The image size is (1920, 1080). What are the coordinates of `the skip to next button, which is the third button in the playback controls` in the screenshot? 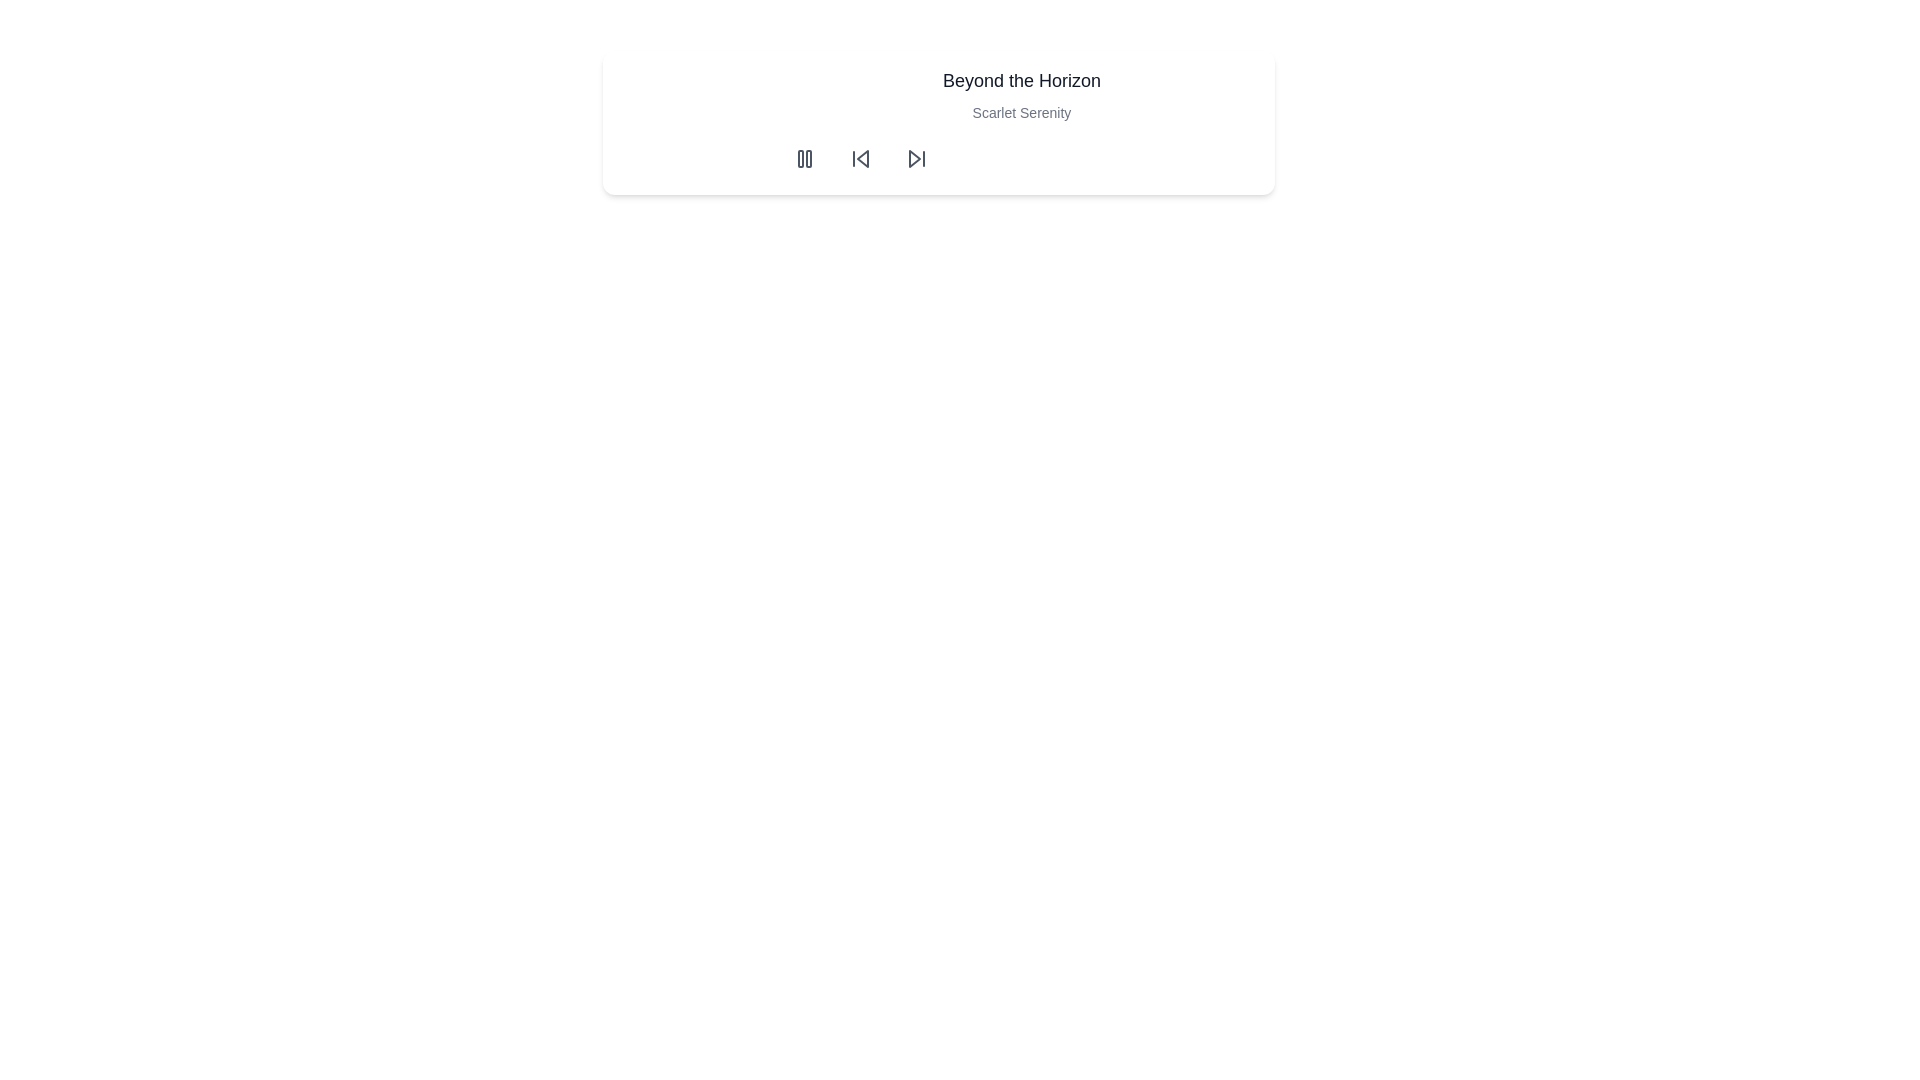 It's located at (915, 157).